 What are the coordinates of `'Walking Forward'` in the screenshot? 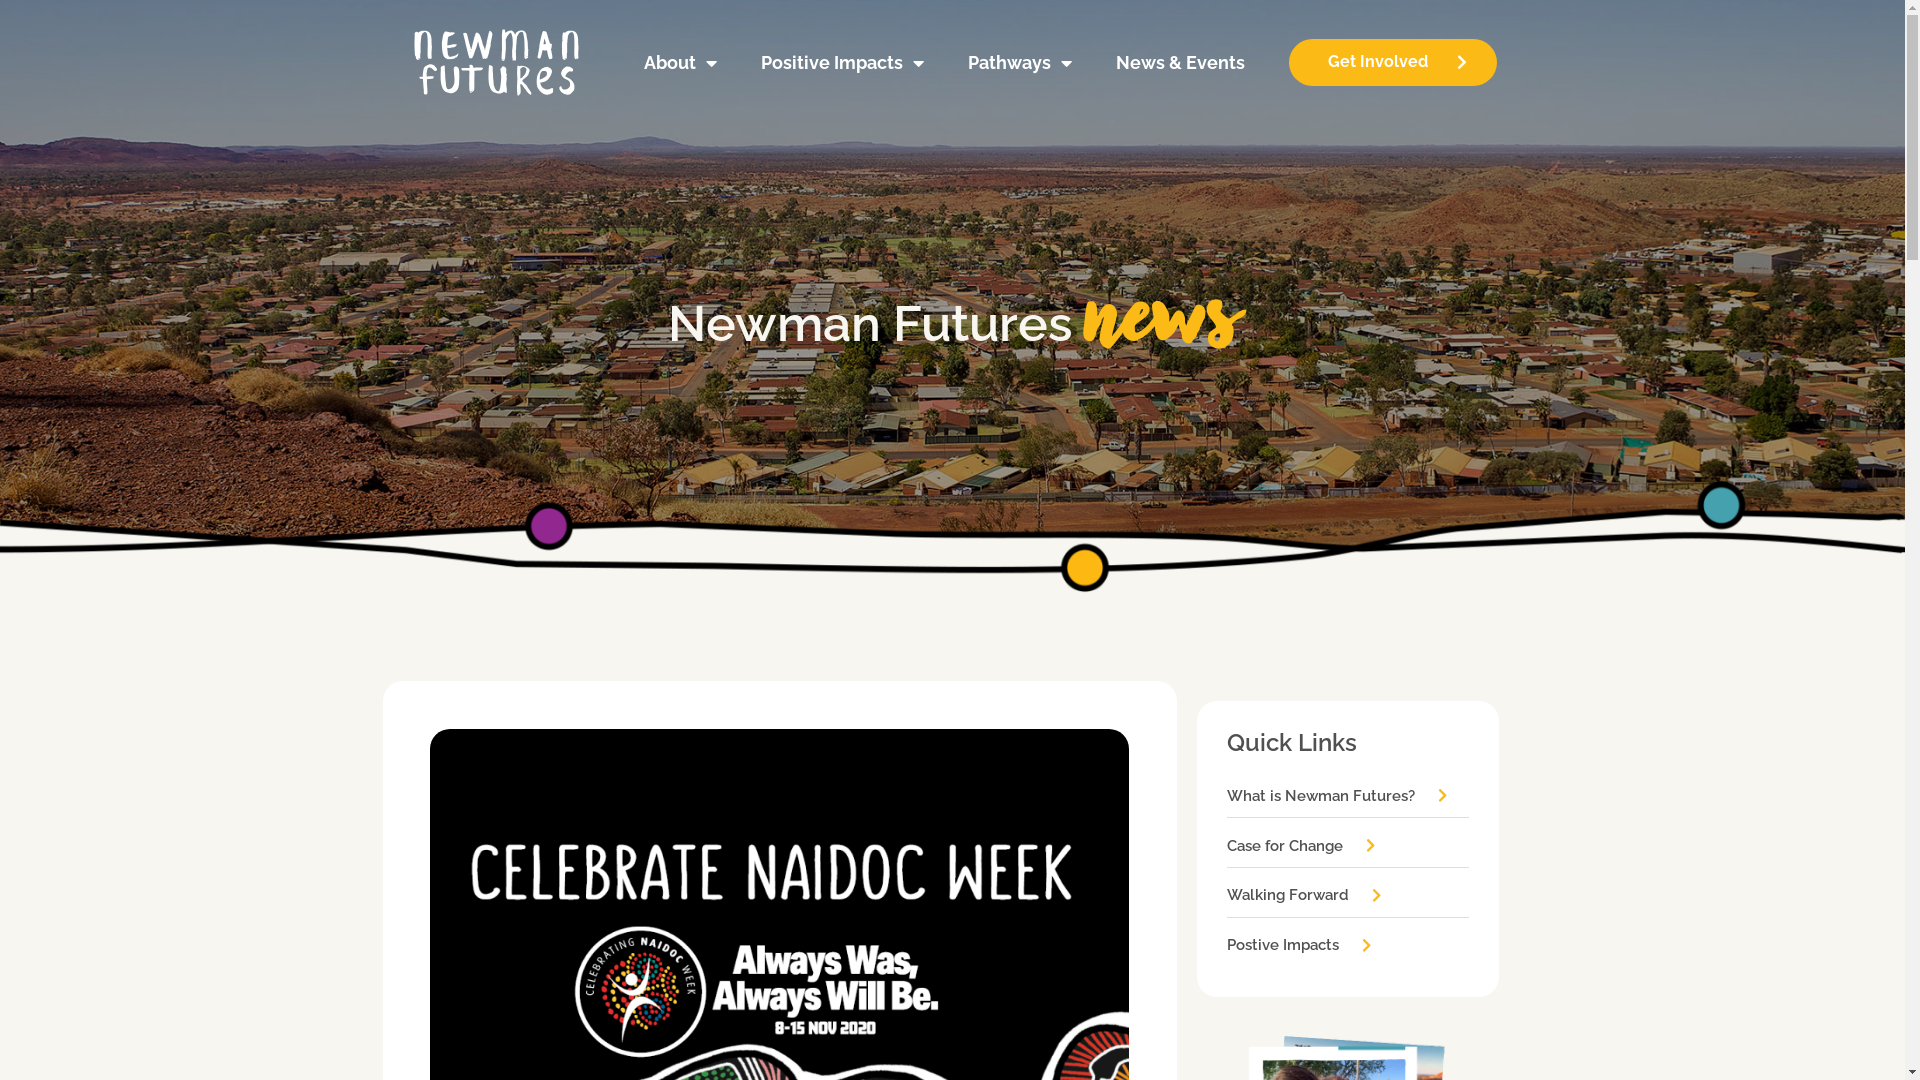 It's located at (1305, 894).